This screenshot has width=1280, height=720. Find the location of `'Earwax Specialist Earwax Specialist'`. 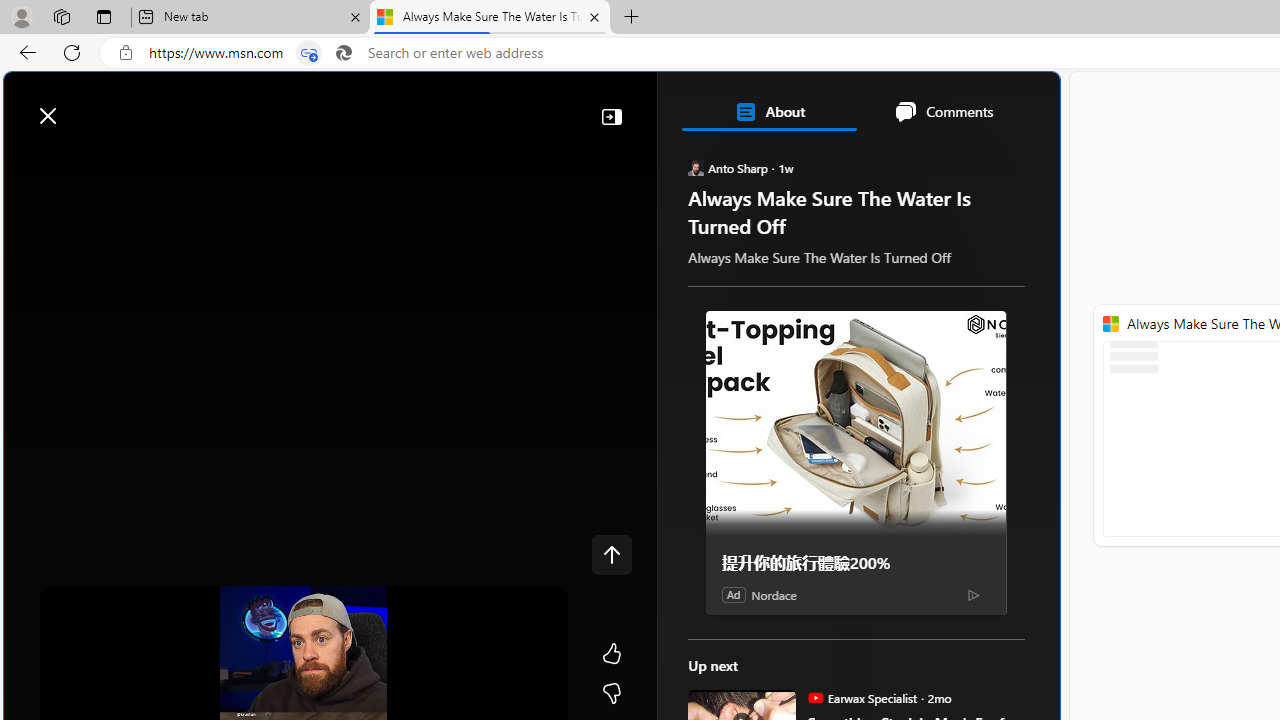

'Earwax Specialist Earwax Specialist' is located at coordinates (862, 697).